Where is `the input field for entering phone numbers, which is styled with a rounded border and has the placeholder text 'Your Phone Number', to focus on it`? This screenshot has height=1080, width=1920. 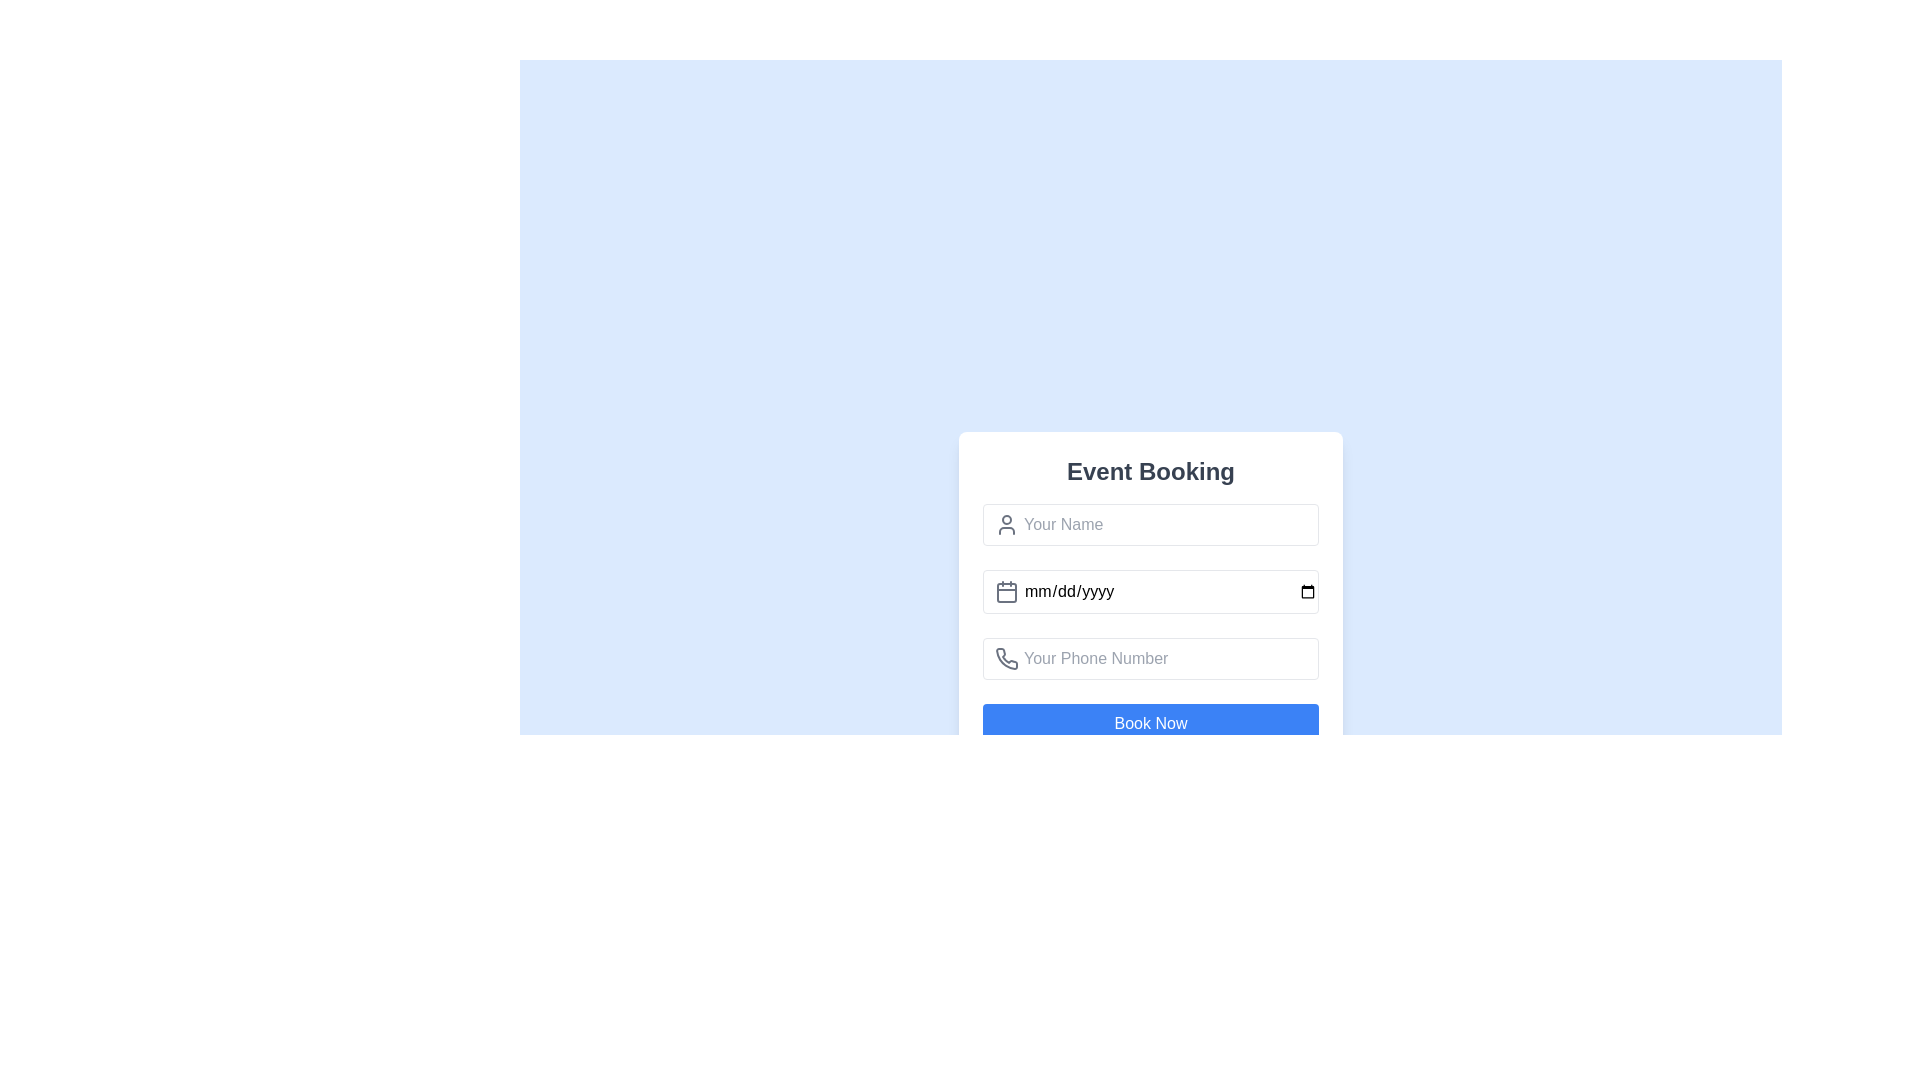 the input field for entering phone numbers, which is styled with a rounded border and has the placeholder text 'Your Phone Number', to focus on it is located at coordinates (1151, 659).